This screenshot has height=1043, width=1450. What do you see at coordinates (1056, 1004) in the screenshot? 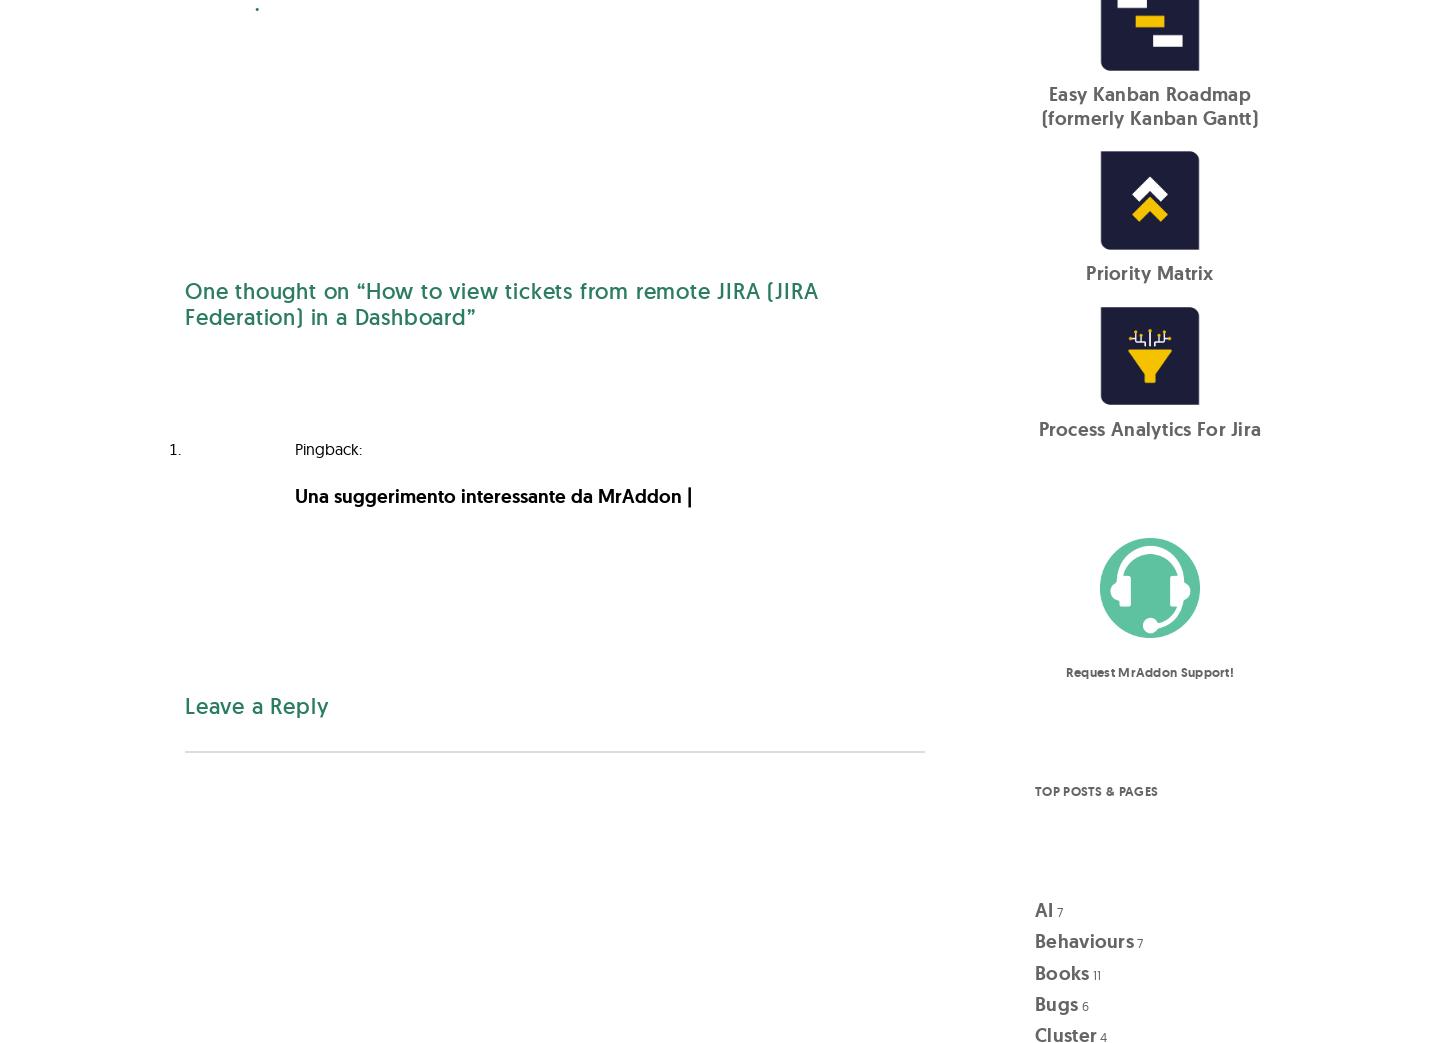
I see `'Bugs'` at bounding box center [1056, 1004].